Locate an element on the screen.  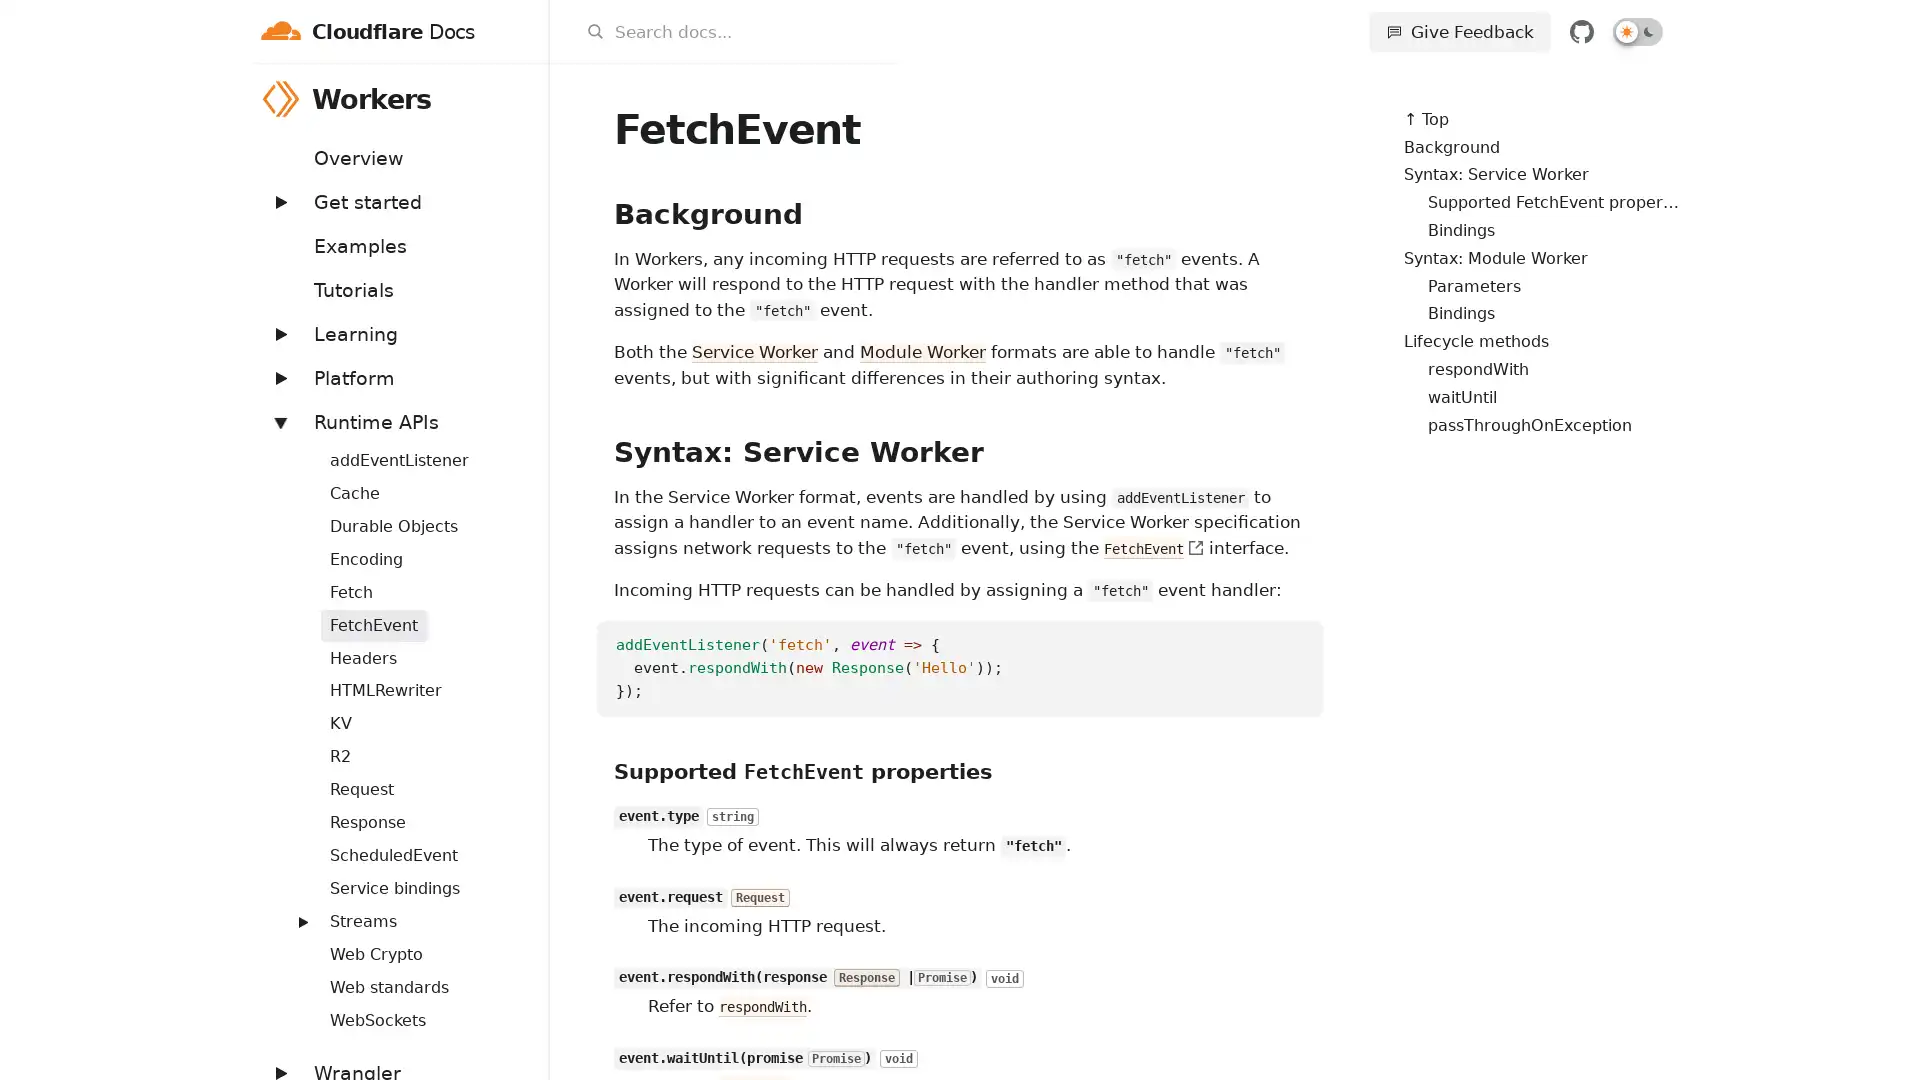
Expand: Streams is located at coordinates (301, 921).